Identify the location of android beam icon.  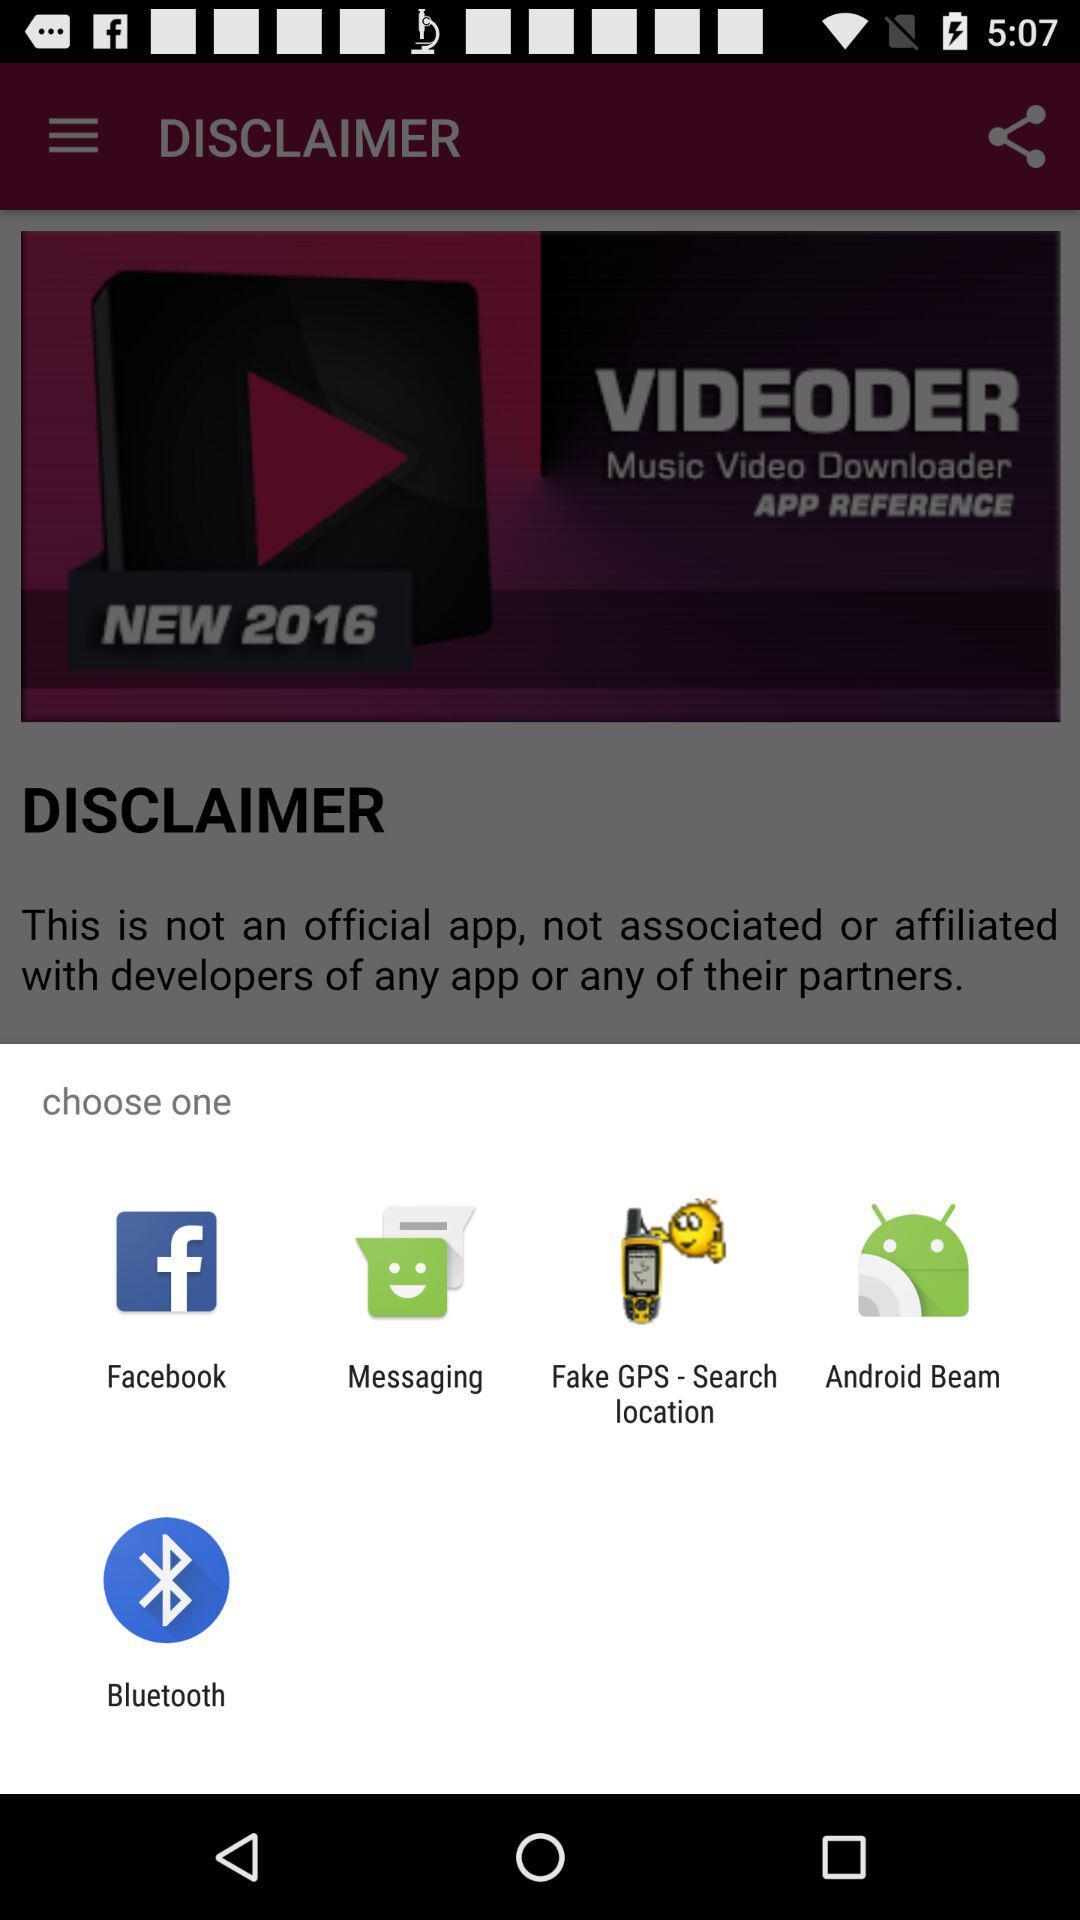
(913, 1392).